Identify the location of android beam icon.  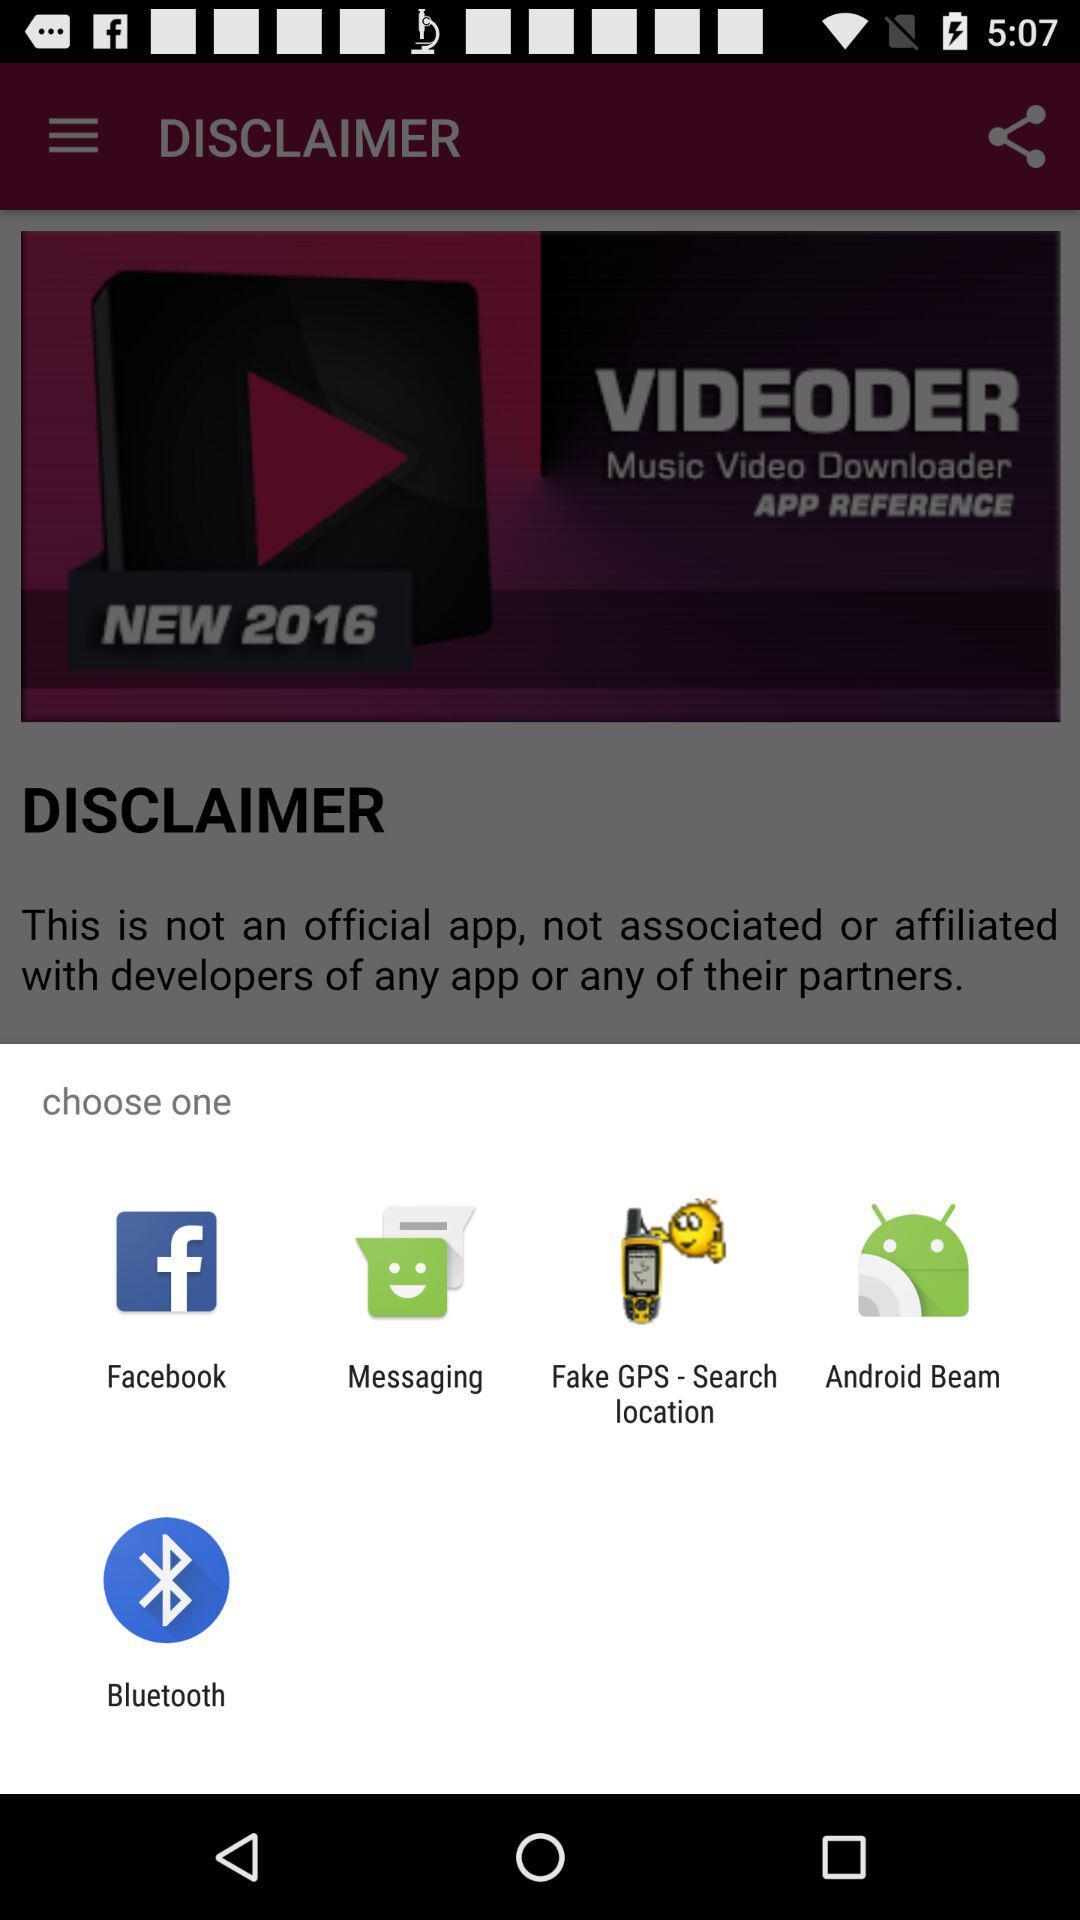
(913, 1392).